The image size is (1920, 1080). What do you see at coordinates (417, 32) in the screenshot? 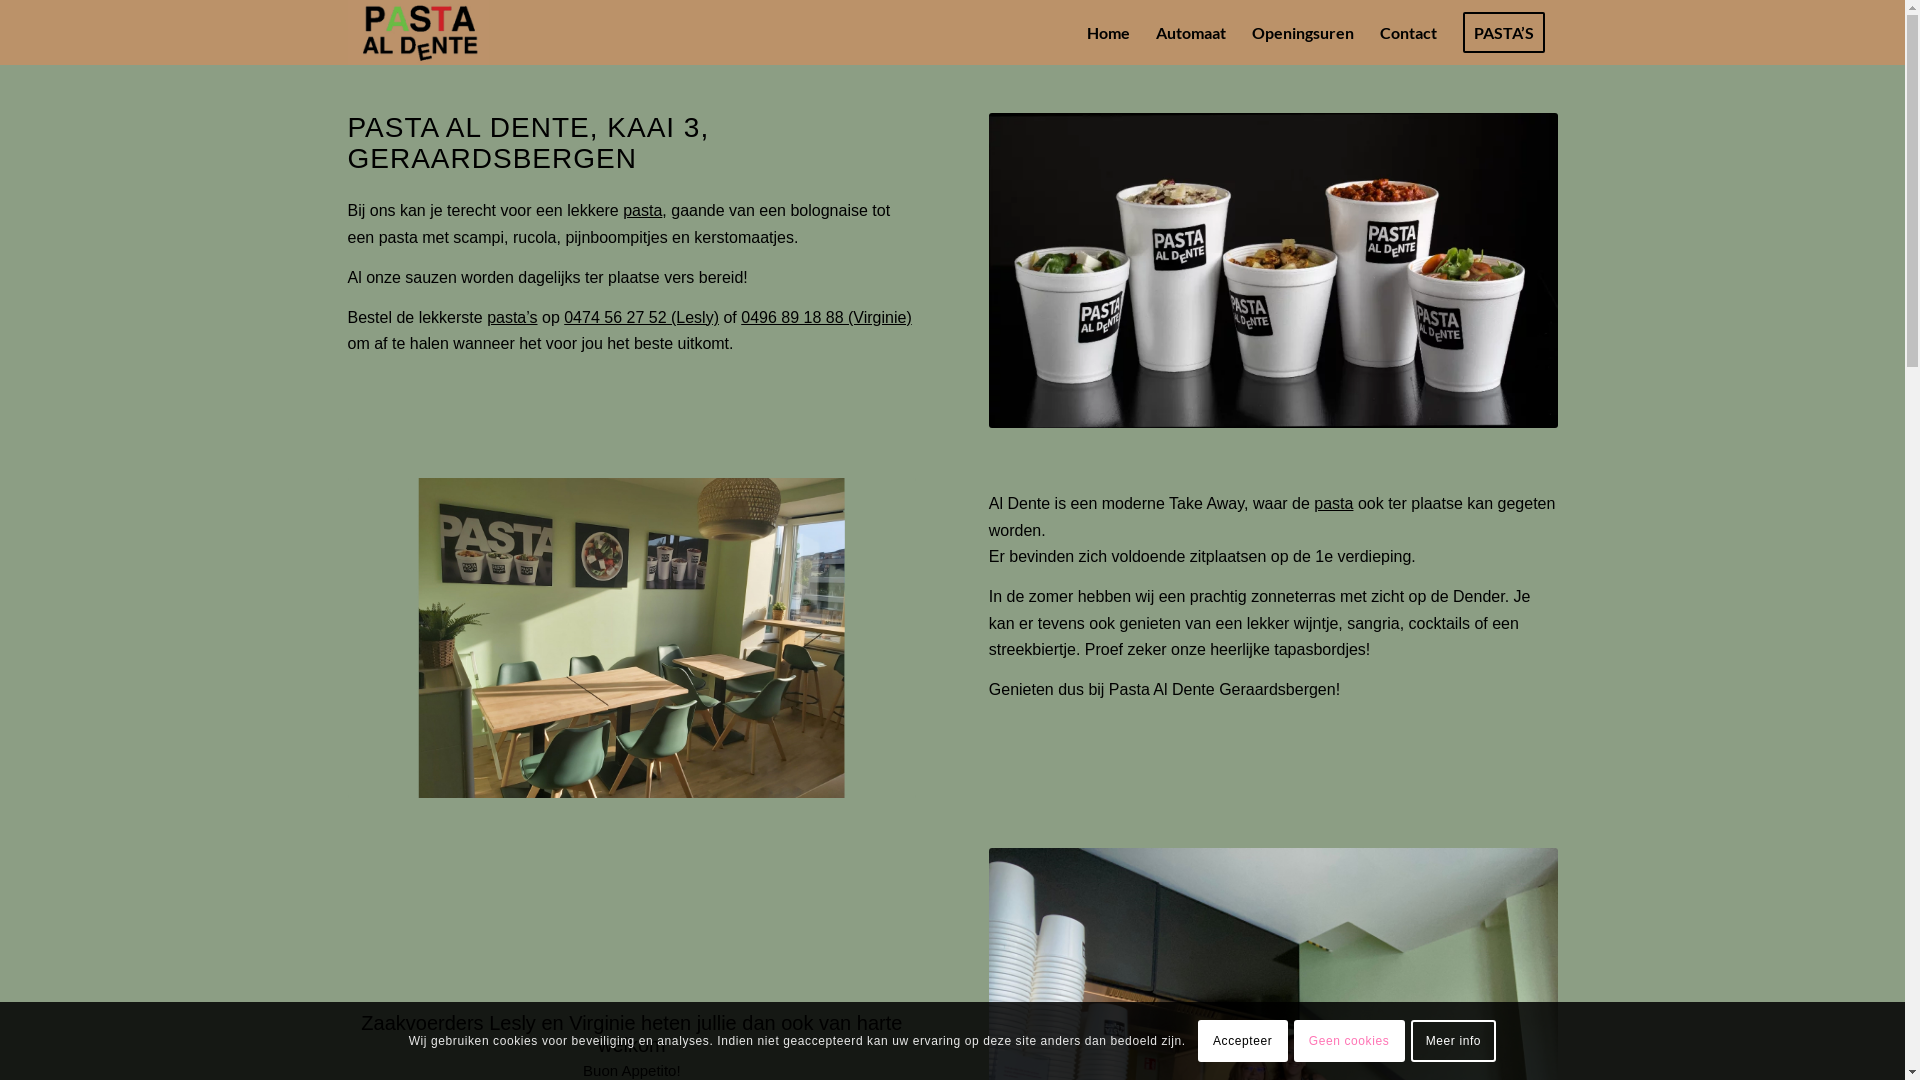
I see `'logo_enfold'` at bounding box center [417, 32].